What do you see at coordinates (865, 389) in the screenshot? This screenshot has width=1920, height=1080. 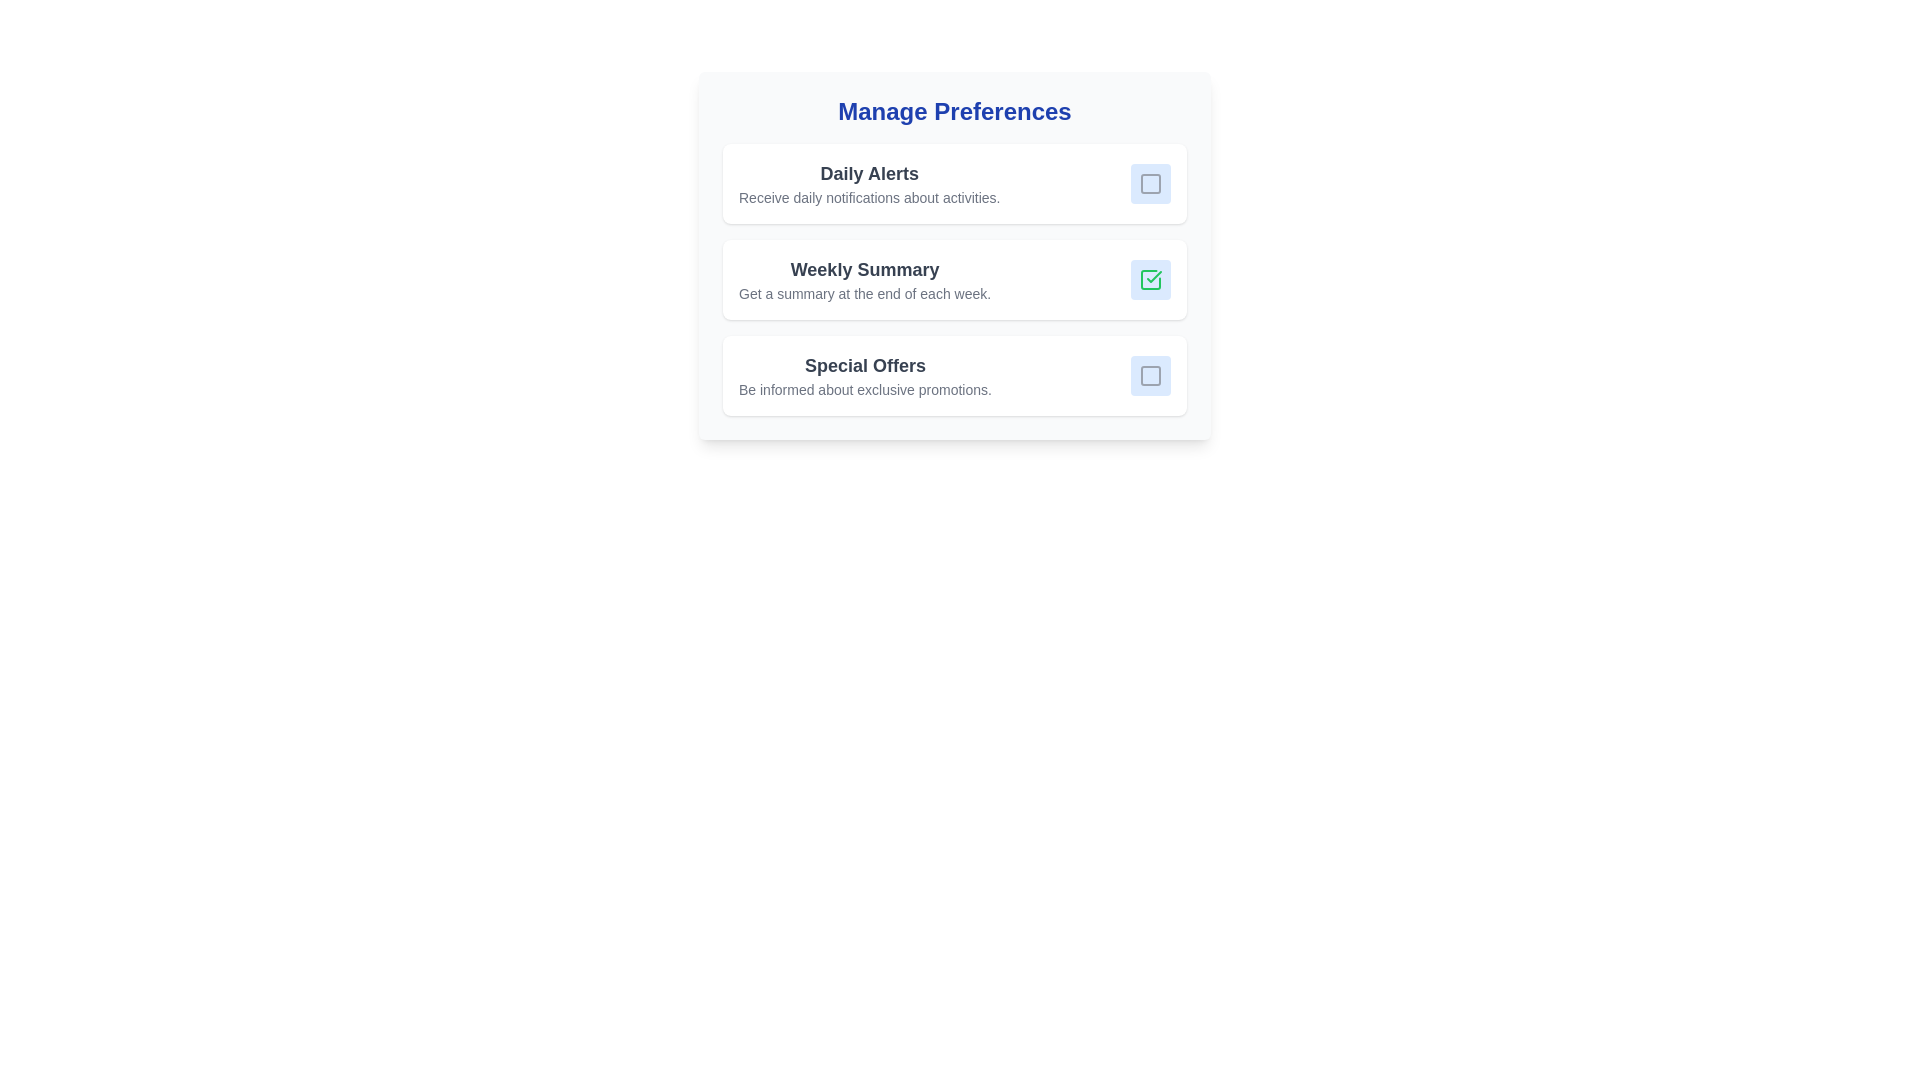 I see `descriptive text located below the 'Special Offers' title, which provides additional information about the section` at bounding box center [865, 389].